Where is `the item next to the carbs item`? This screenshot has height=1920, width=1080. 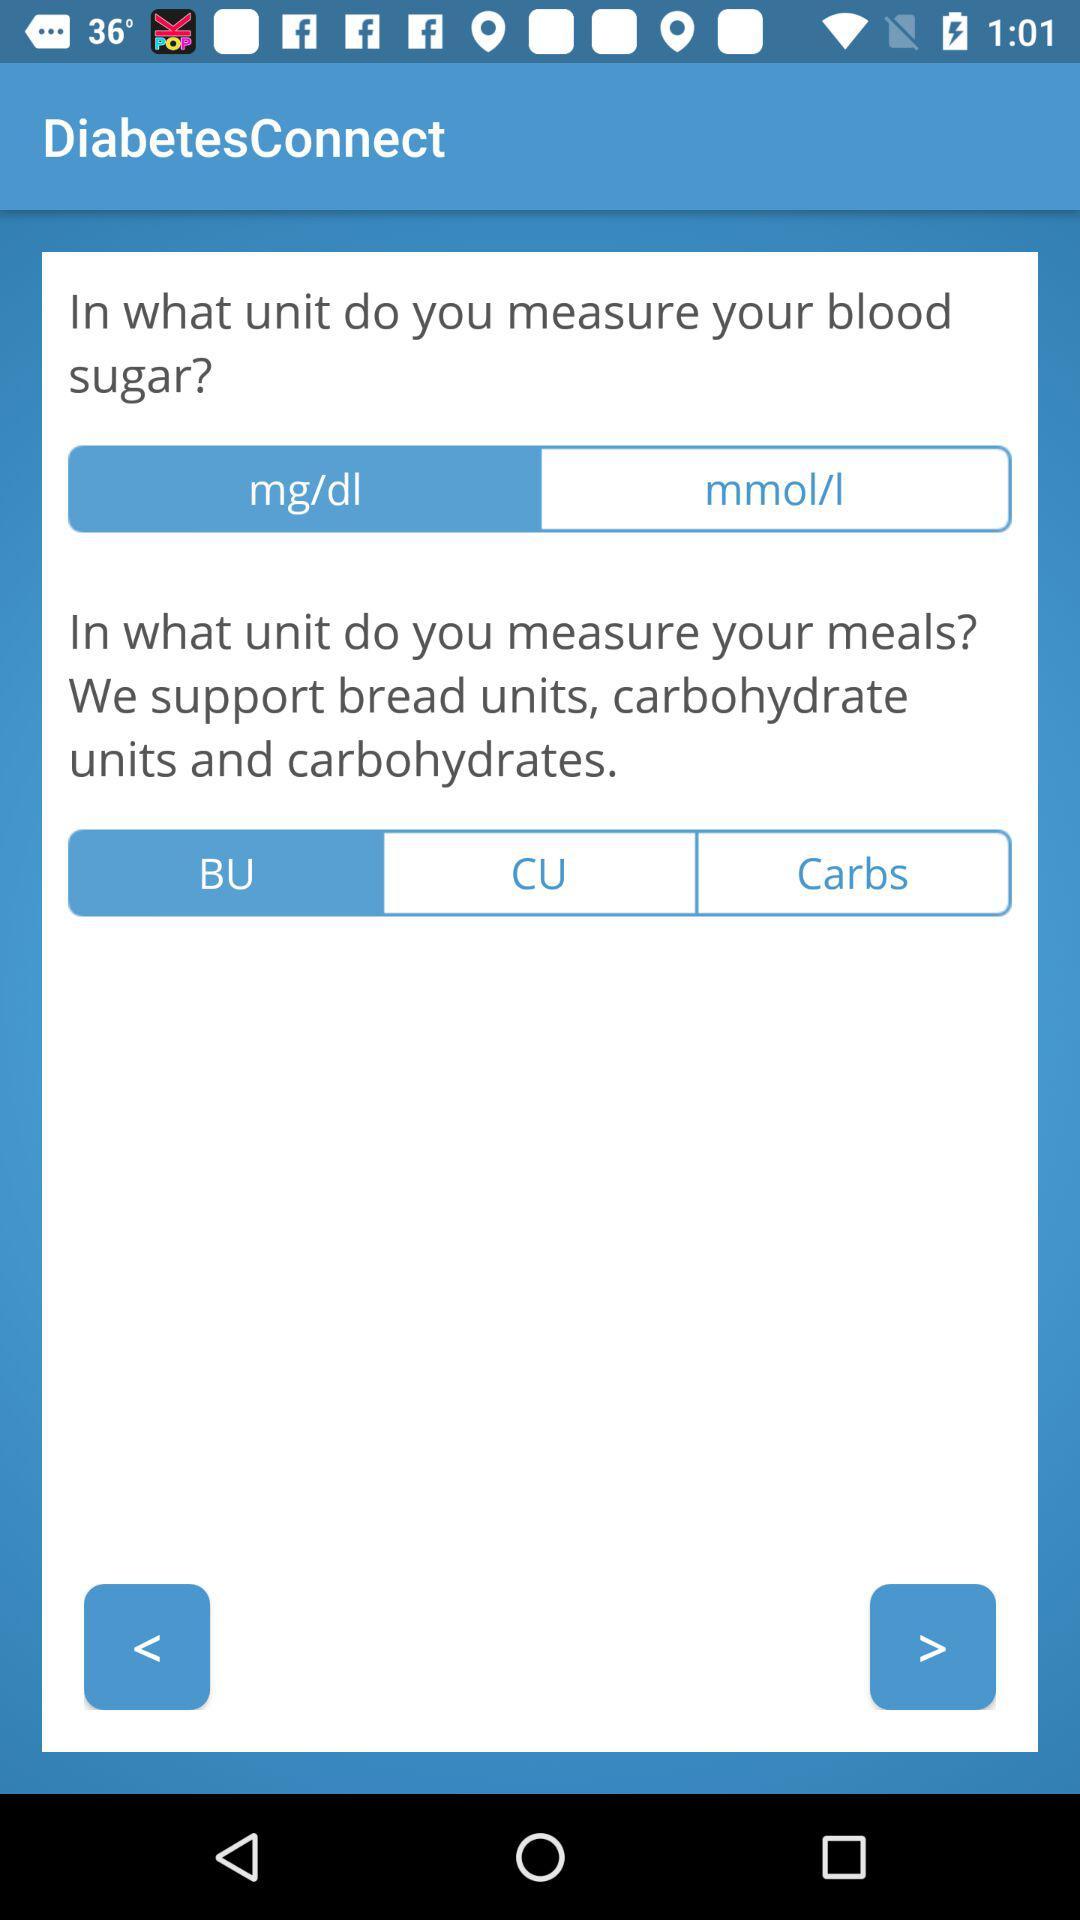
the item next to the carbs item is located at coordinates (538, 873).